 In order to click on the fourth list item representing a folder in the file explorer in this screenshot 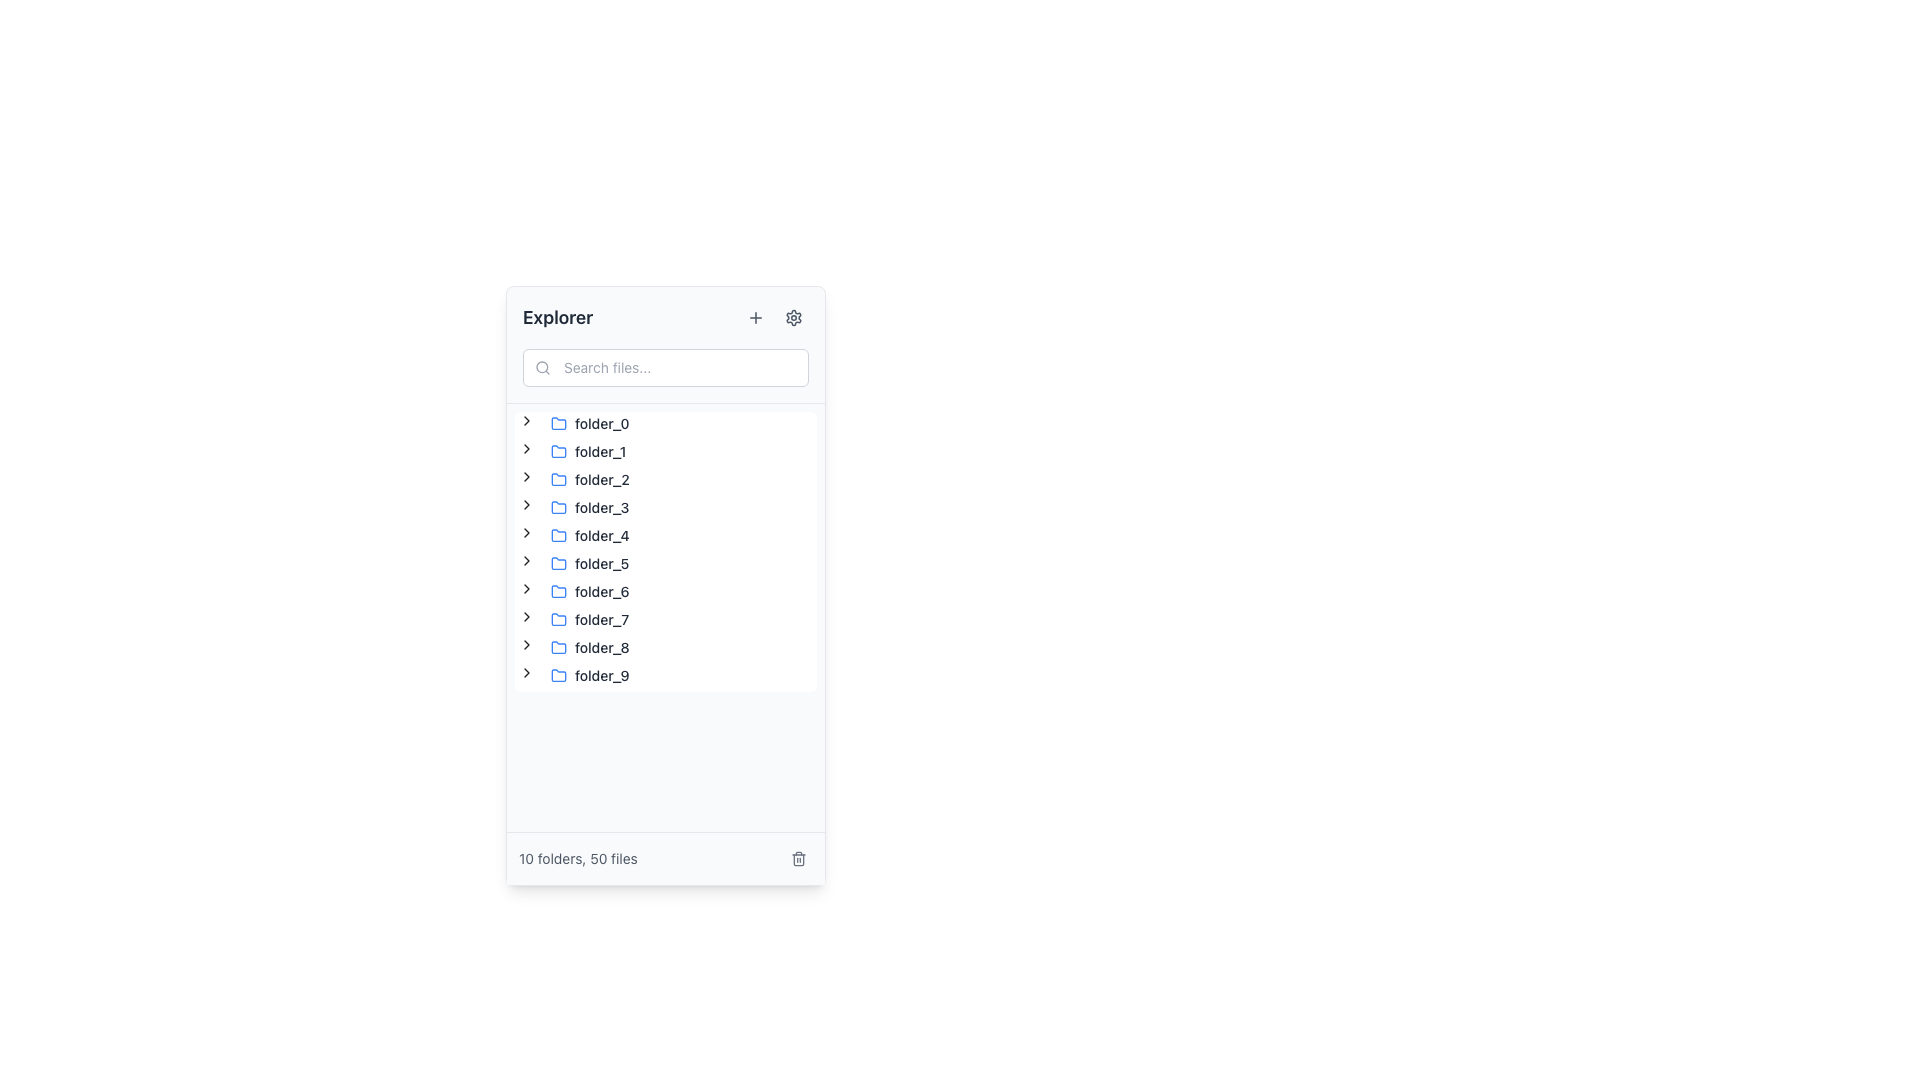, I will do `click(589, 507)`.